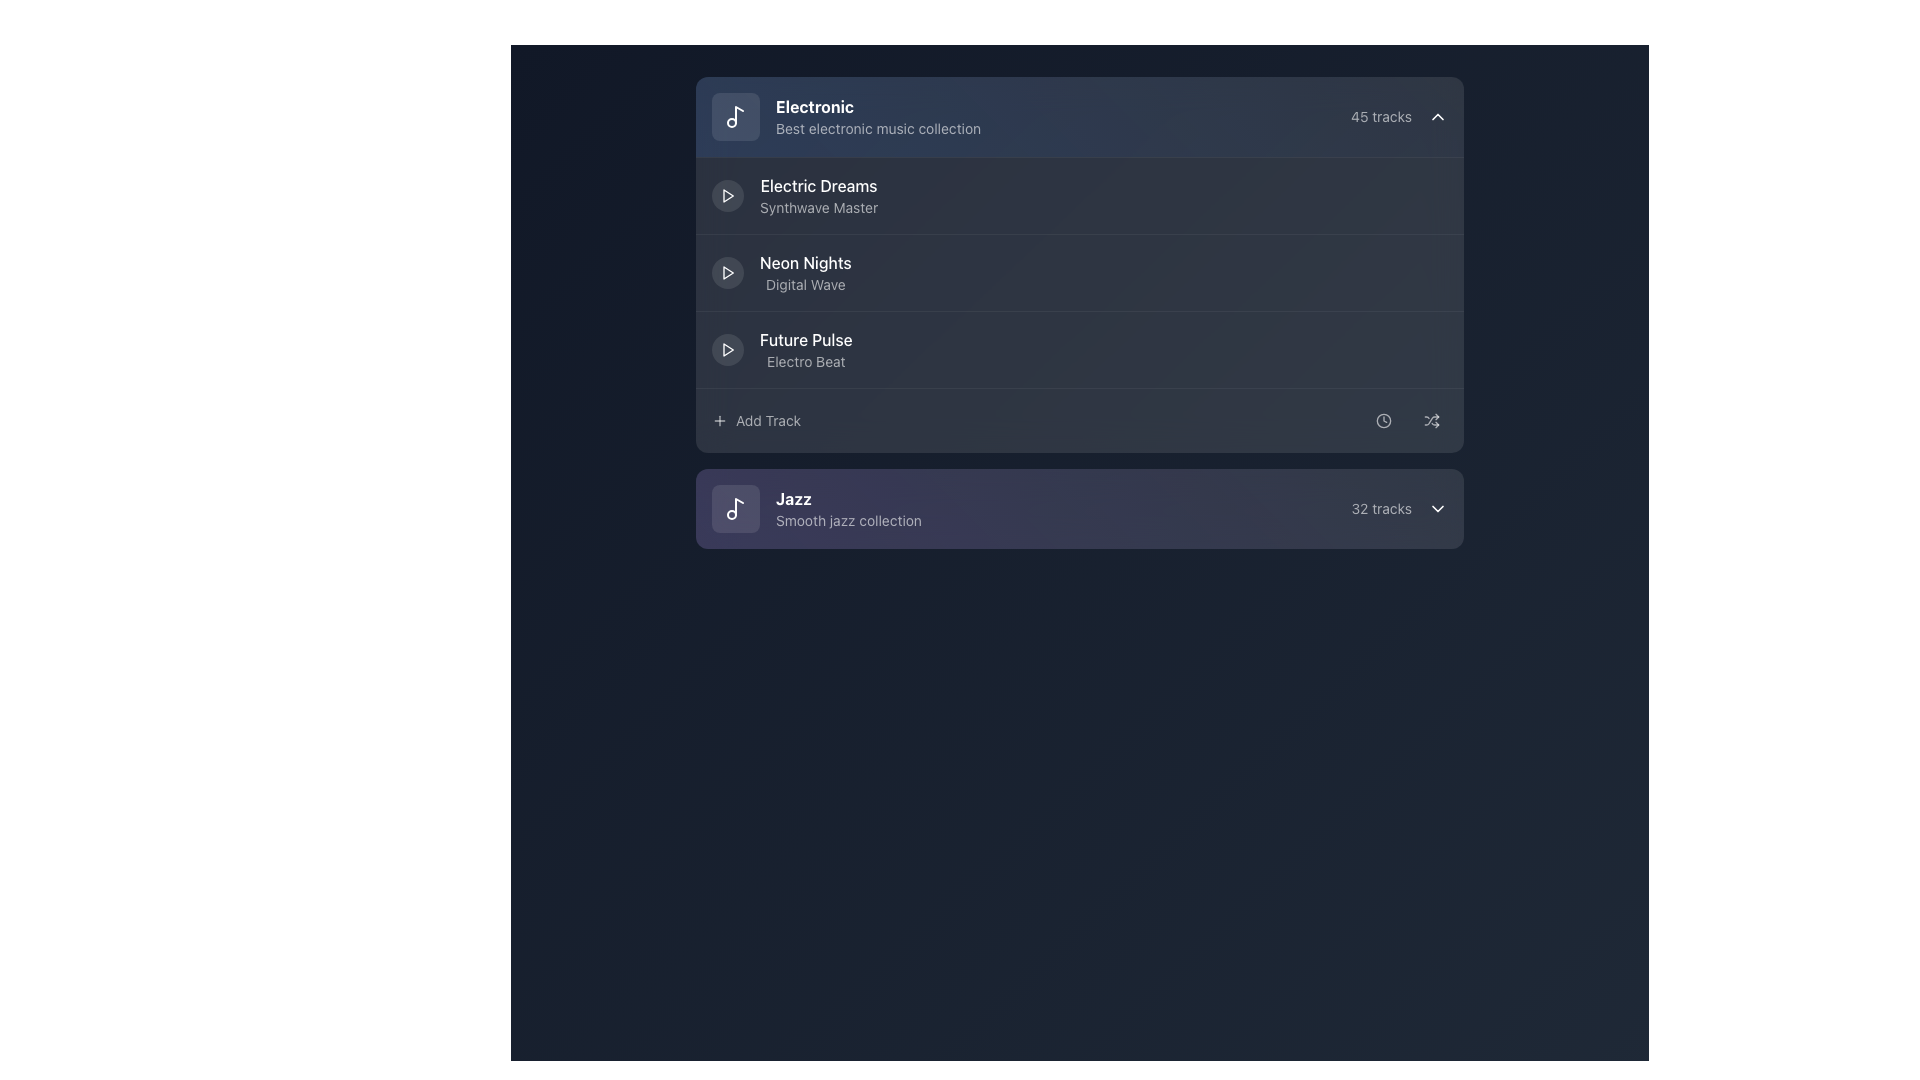 This screenshot has width=1920, height=1080. What do you see at coordinates (1079, 508) in the screenshot?
I see `the fifth card in the list displaying the 'Jazz' album details` at bounding box center [1079, 508].